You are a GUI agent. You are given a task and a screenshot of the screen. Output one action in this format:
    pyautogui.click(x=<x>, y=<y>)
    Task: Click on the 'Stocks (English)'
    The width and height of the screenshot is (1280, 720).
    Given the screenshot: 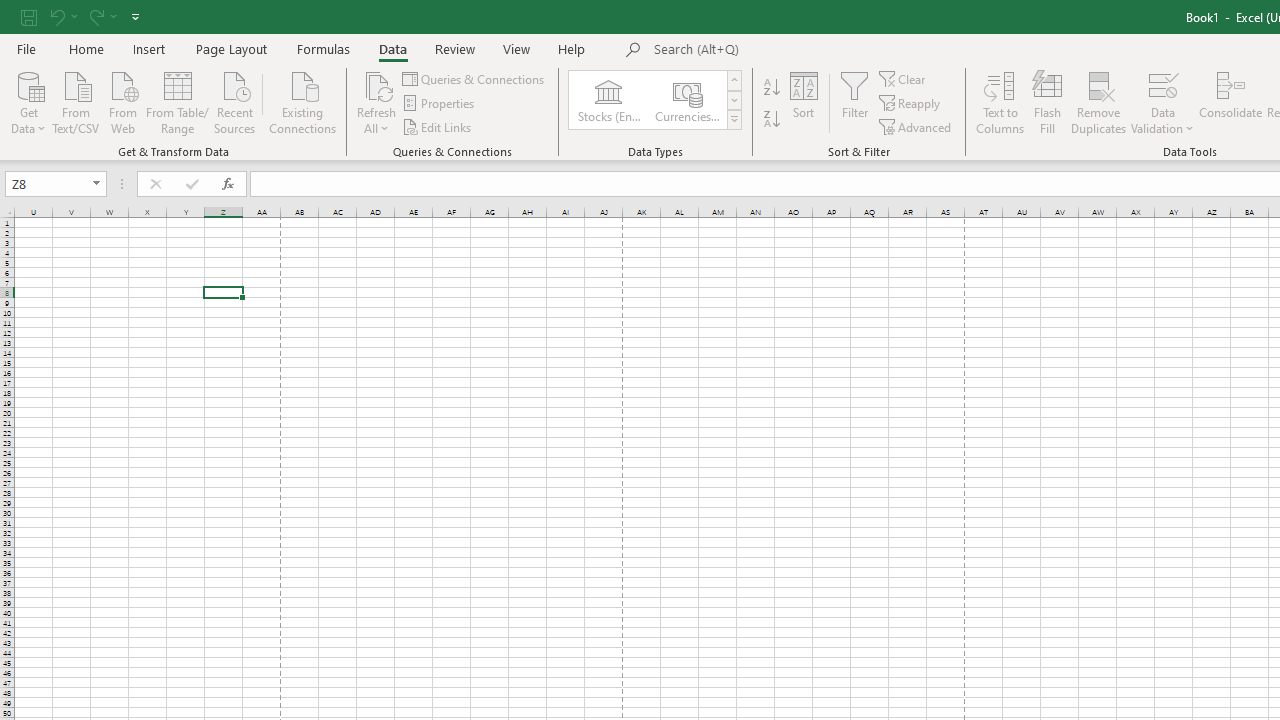 What is the action you would take?
    pyautogui.click(x=607, y=100)
    